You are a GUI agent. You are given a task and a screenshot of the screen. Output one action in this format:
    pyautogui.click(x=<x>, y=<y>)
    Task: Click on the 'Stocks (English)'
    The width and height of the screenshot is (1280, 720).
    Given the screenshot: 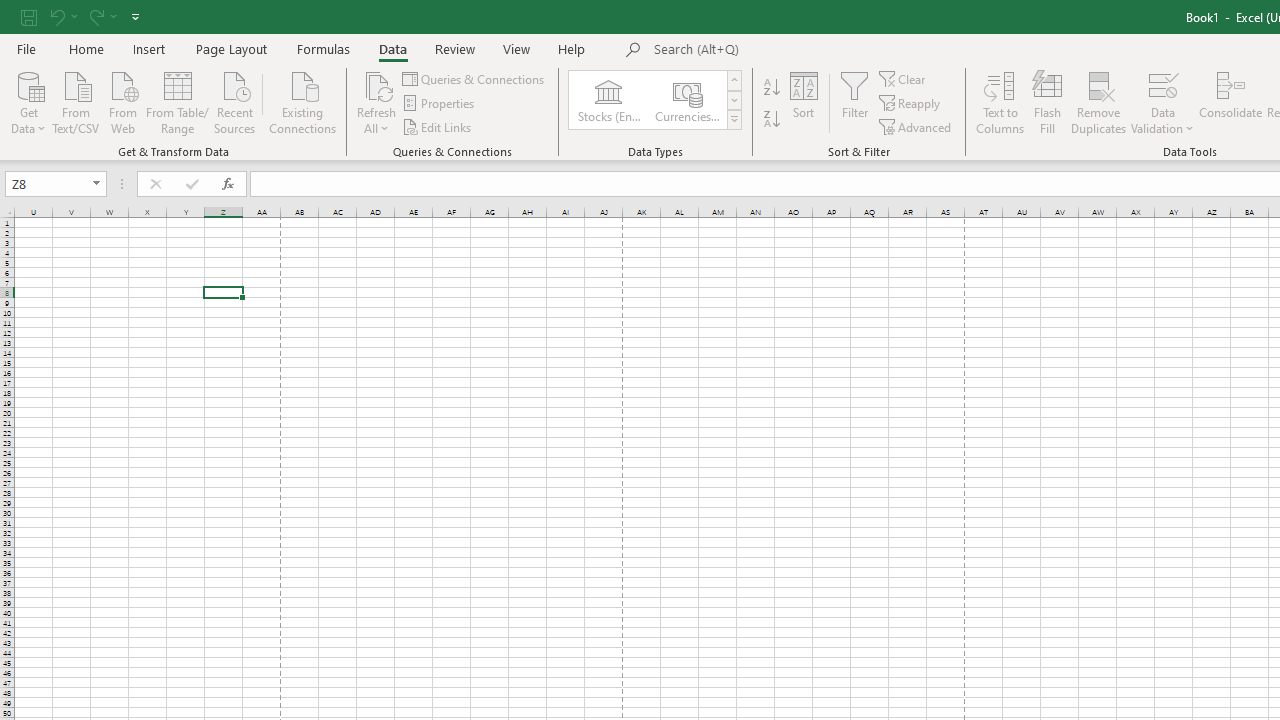 What is the action you would take?
    pyautogui.click(x=607, y=100)
    